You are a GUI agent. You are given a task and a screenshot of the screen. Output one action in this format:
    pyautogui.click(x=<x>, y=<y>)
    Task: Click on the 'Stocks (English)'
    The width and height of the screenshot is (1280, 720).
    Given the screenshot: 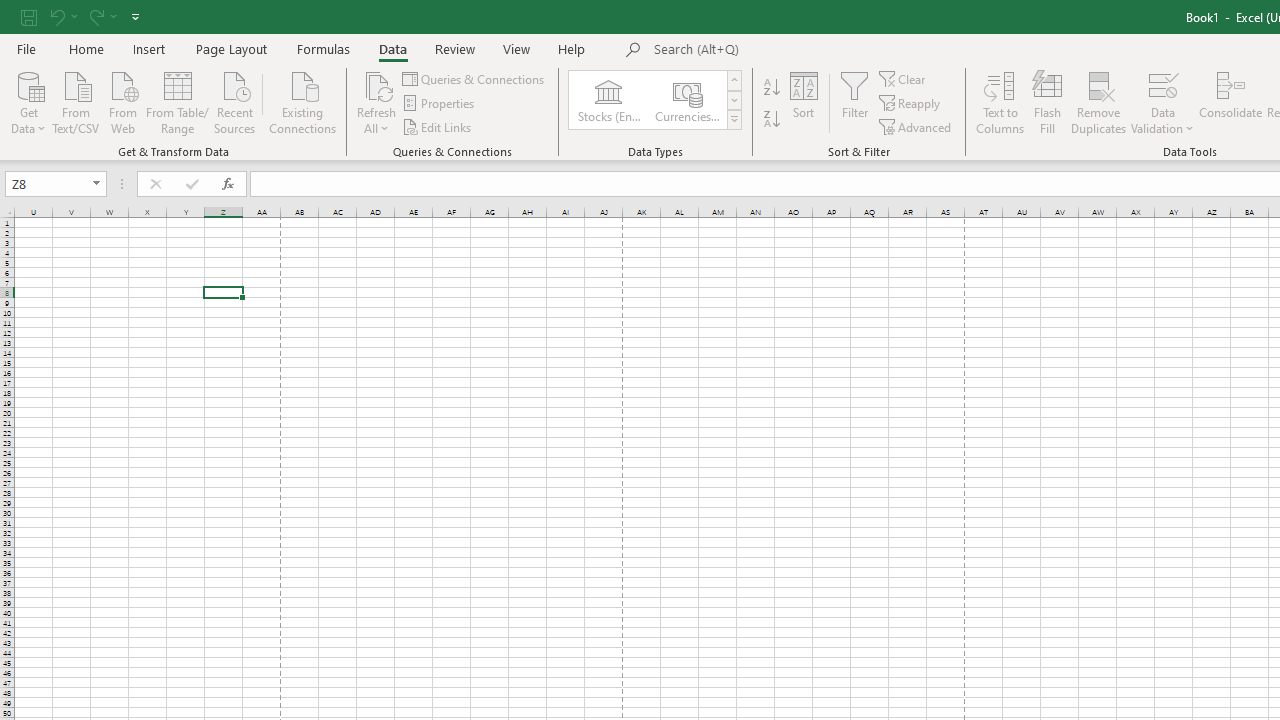 What is the action you would take?
    pyautogui.click(x=607, y=100)
    